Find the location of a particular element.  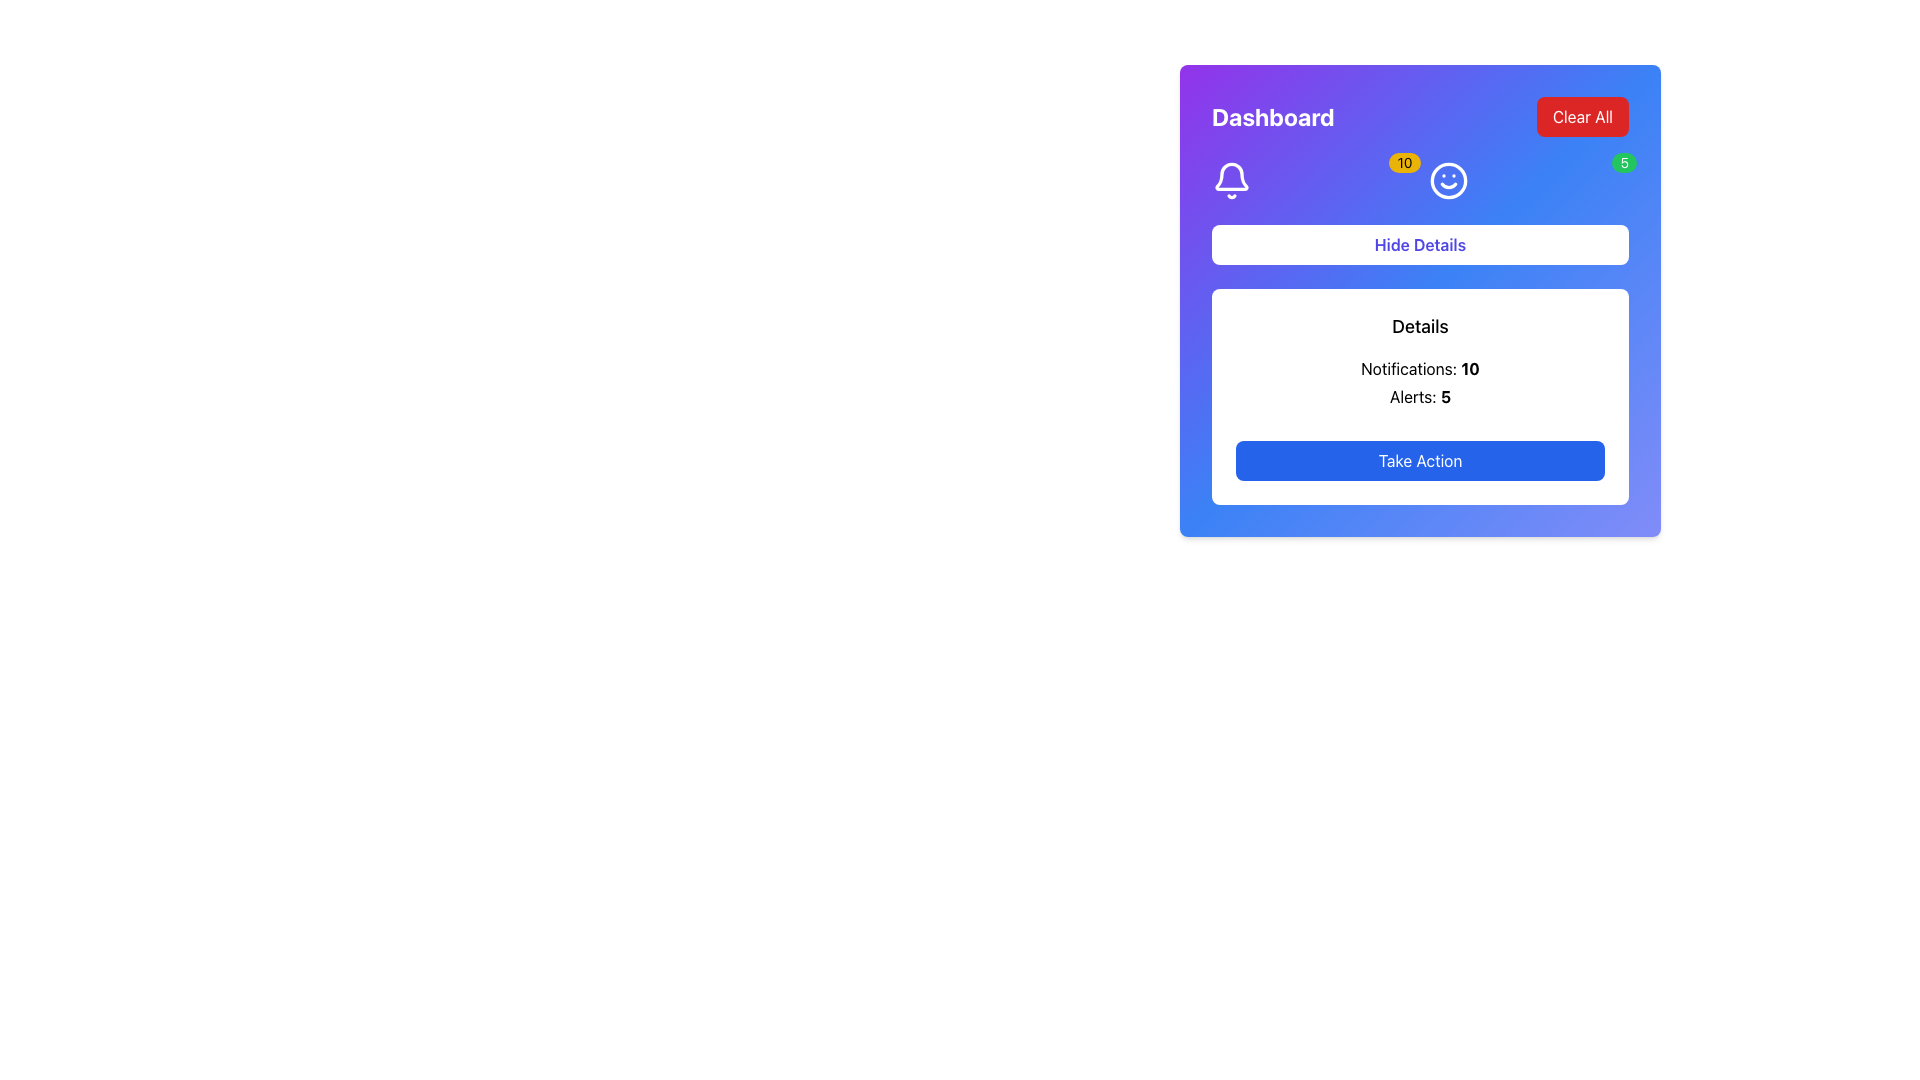

the rectangular 'Hide Details' button with rounded corners, which is located below the 'Clear All' button and above the 'Details' section in the dashboard interface is located at coordinates (1419, 244).